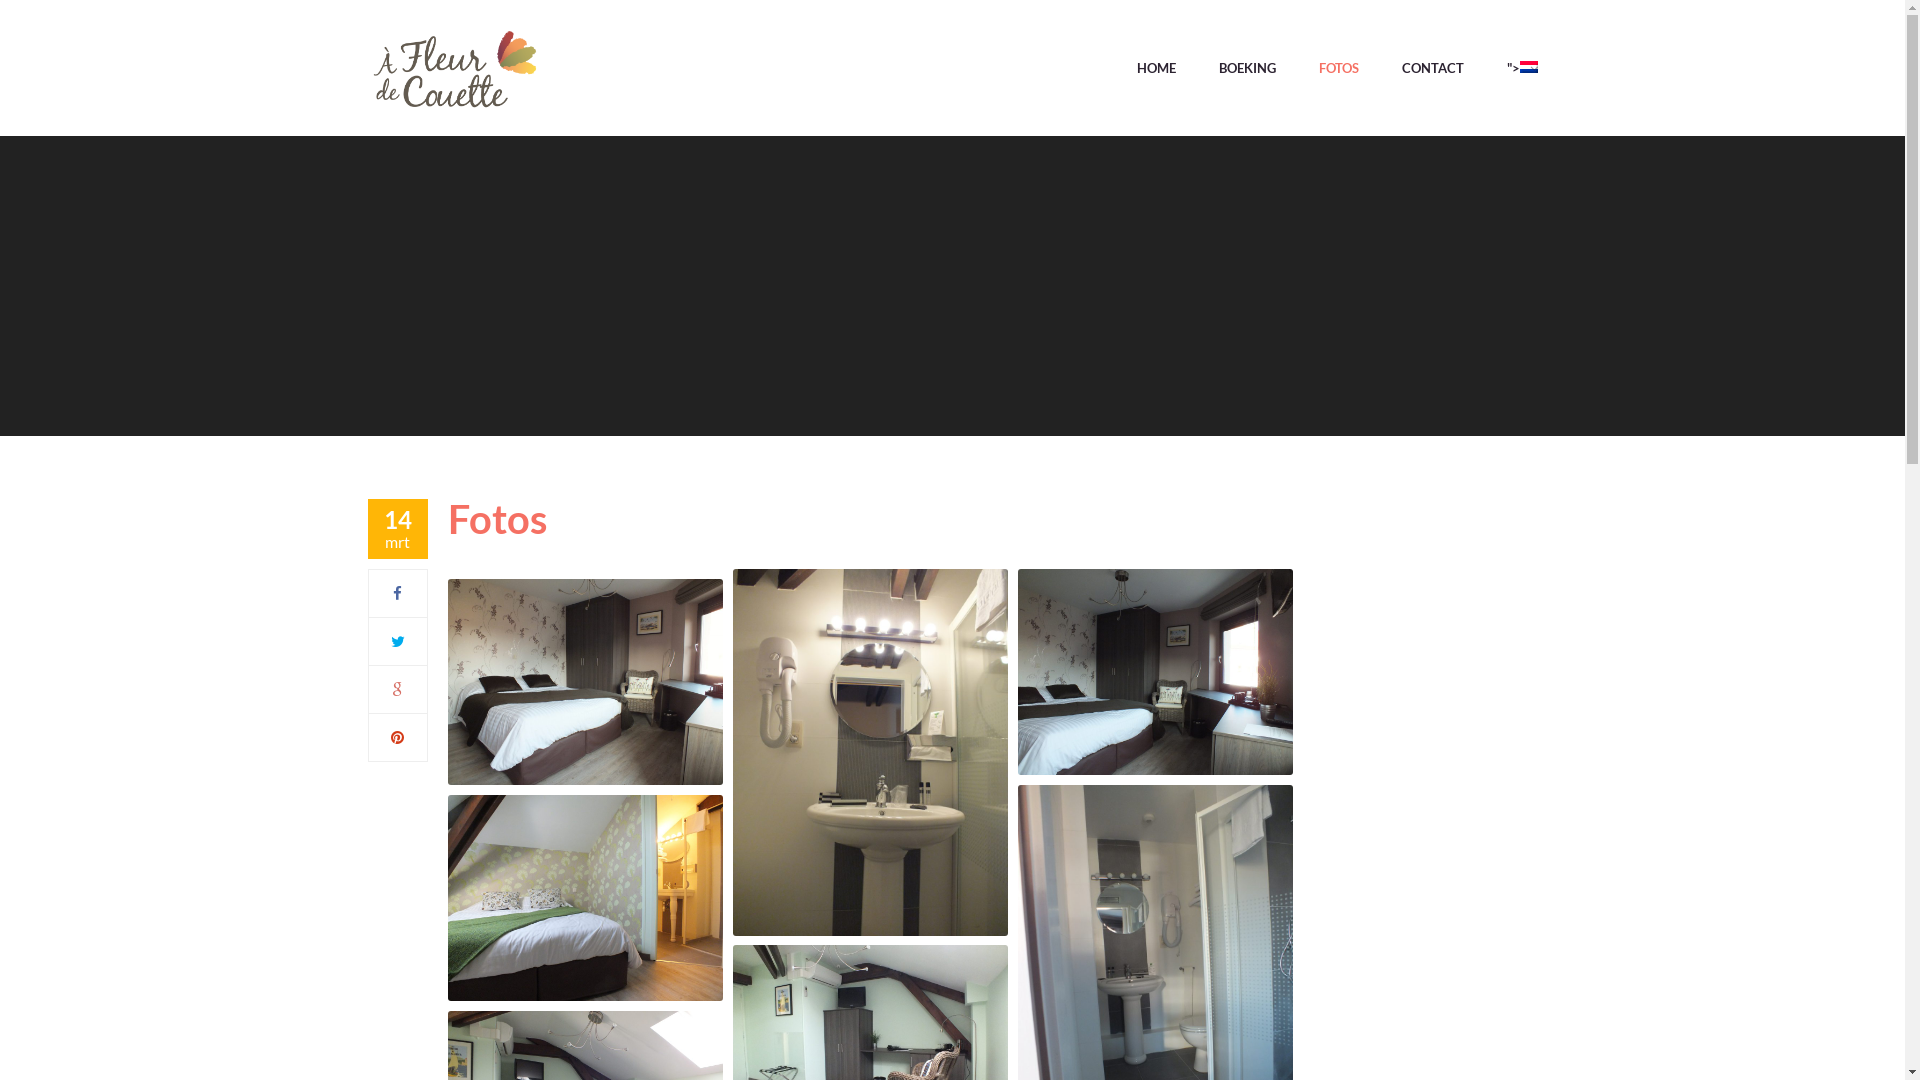 The image size is (1920, 1080). What do you see at coordinates (397, 592) in the screenshot?
I see `'Facebook'` at bounding box center [397, 592].